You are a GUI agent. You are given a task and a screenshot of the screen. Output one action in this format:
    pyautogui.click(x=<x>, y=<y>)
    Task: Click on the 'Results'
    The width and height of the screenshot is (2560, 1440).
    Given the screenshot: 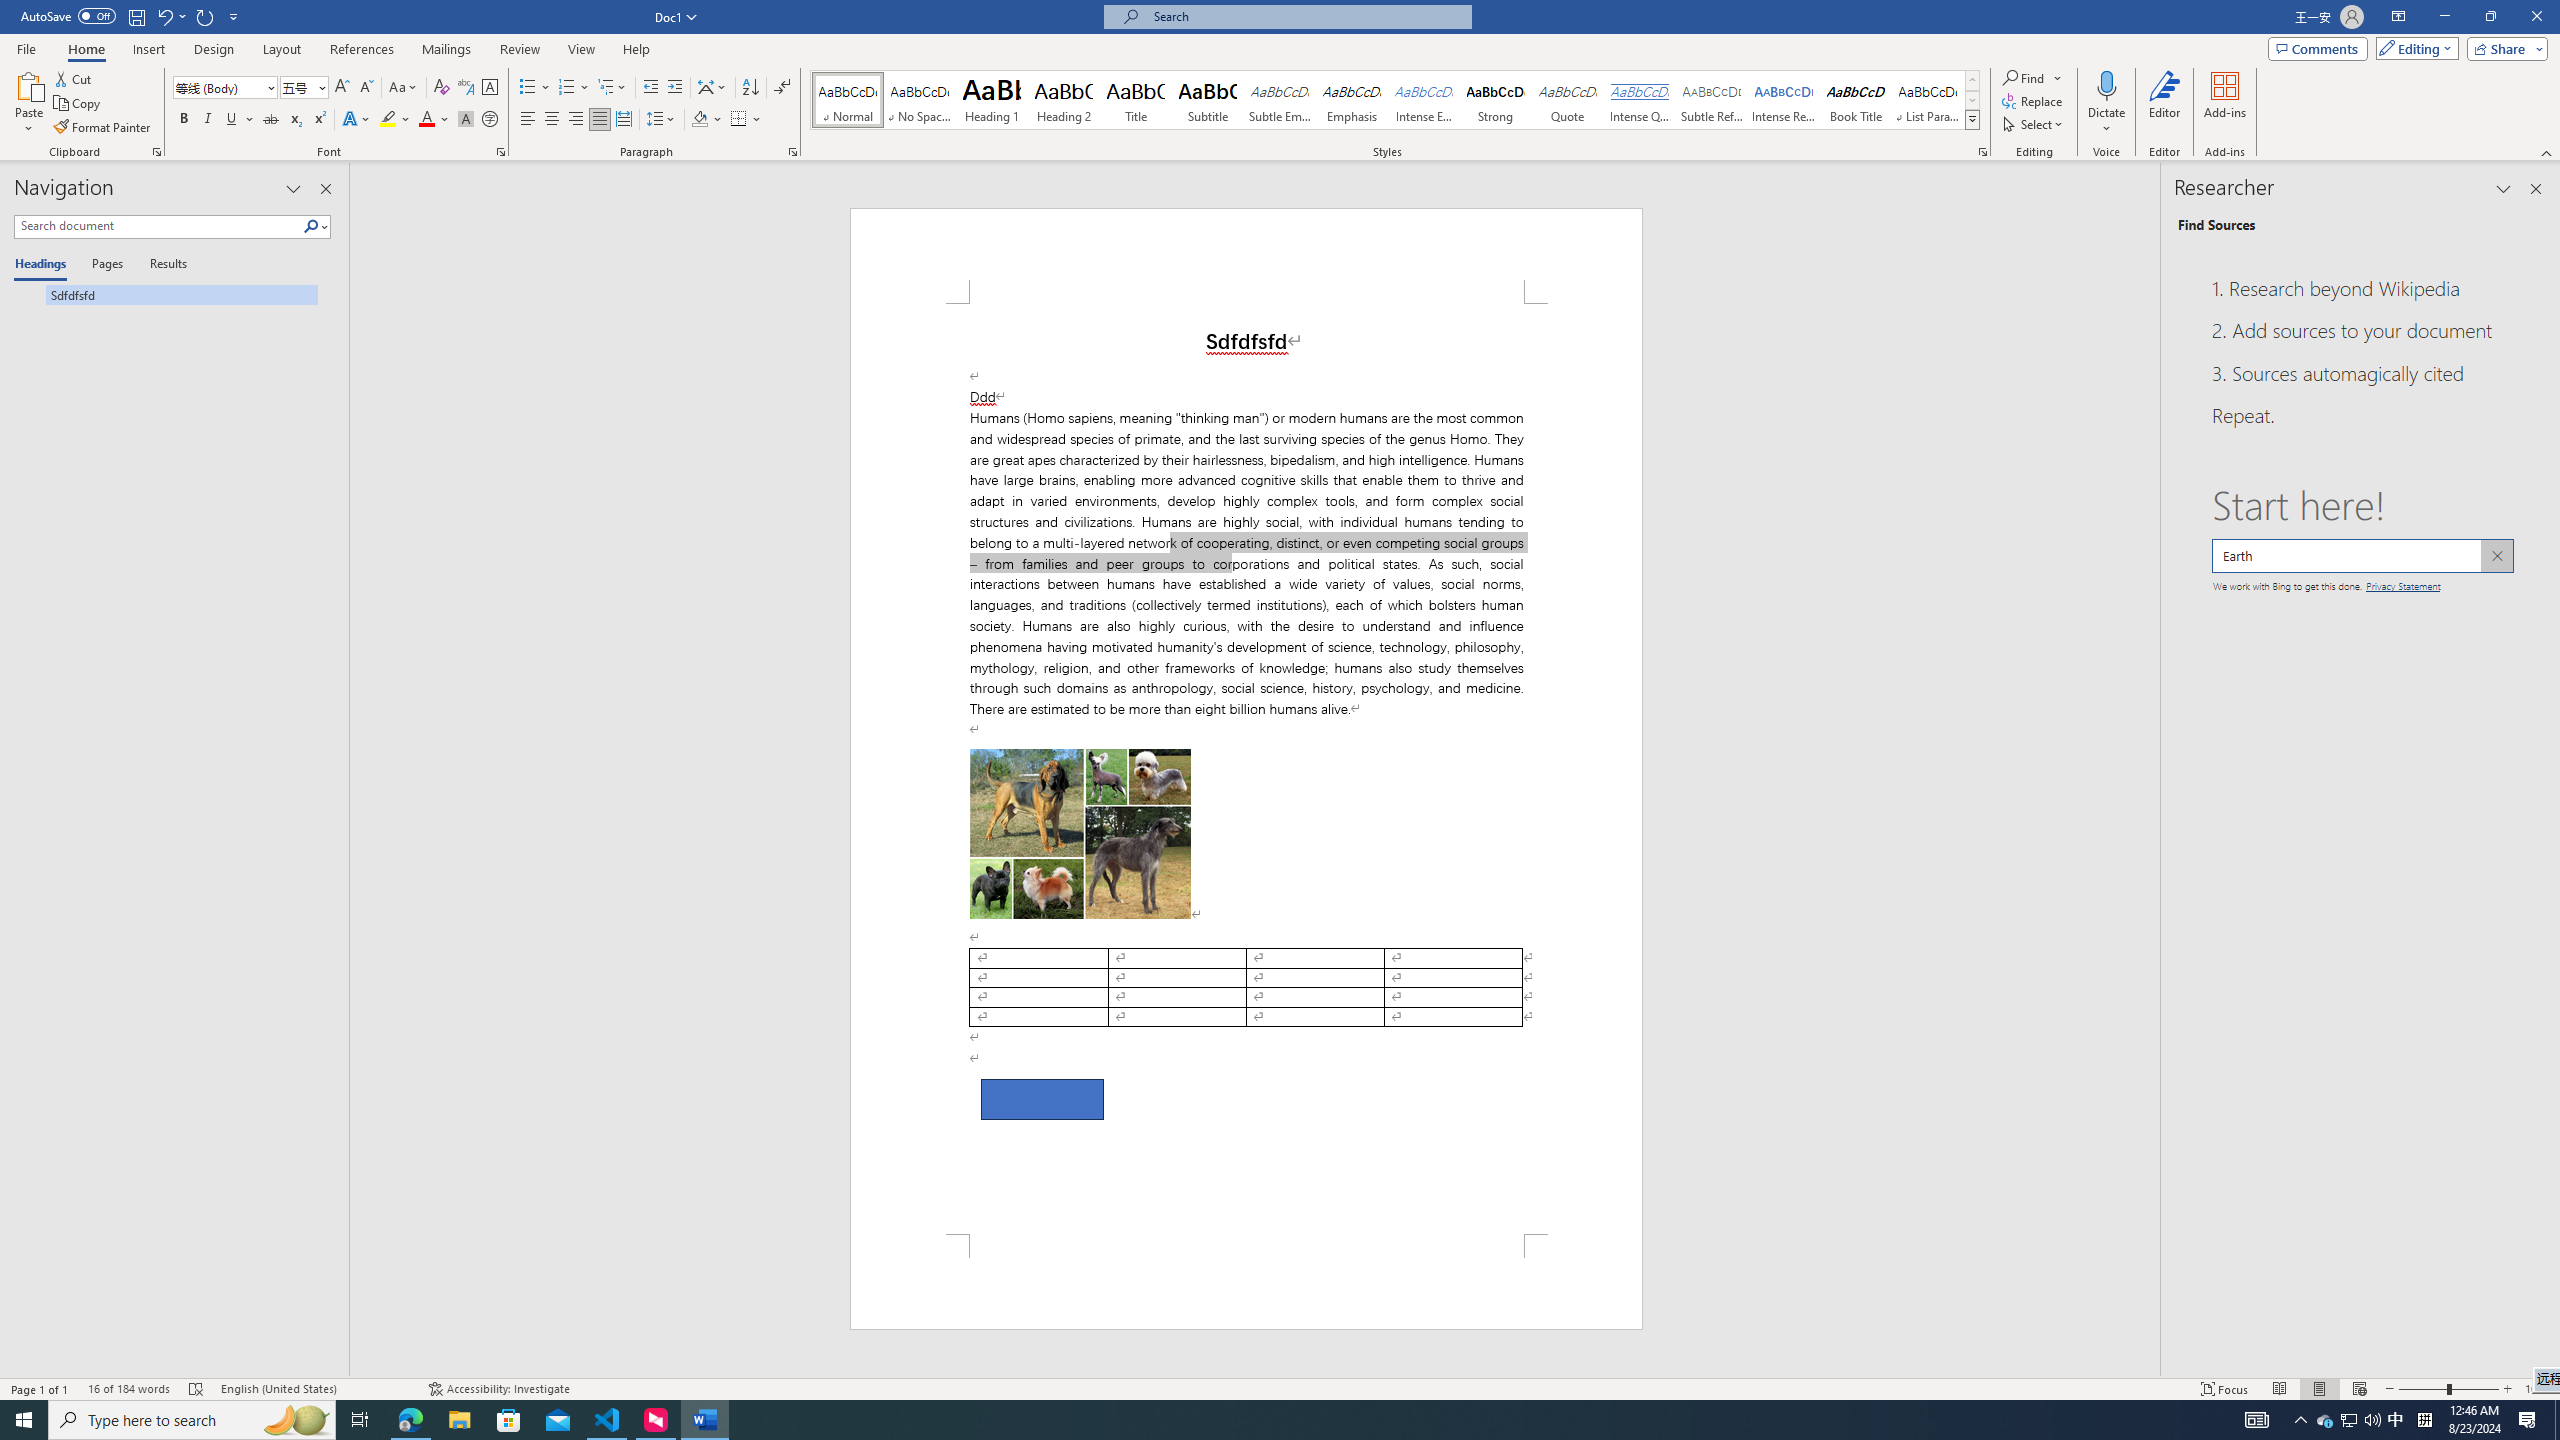 What is the action you would take?
    pyautogui.click(x=160, y=264)
    